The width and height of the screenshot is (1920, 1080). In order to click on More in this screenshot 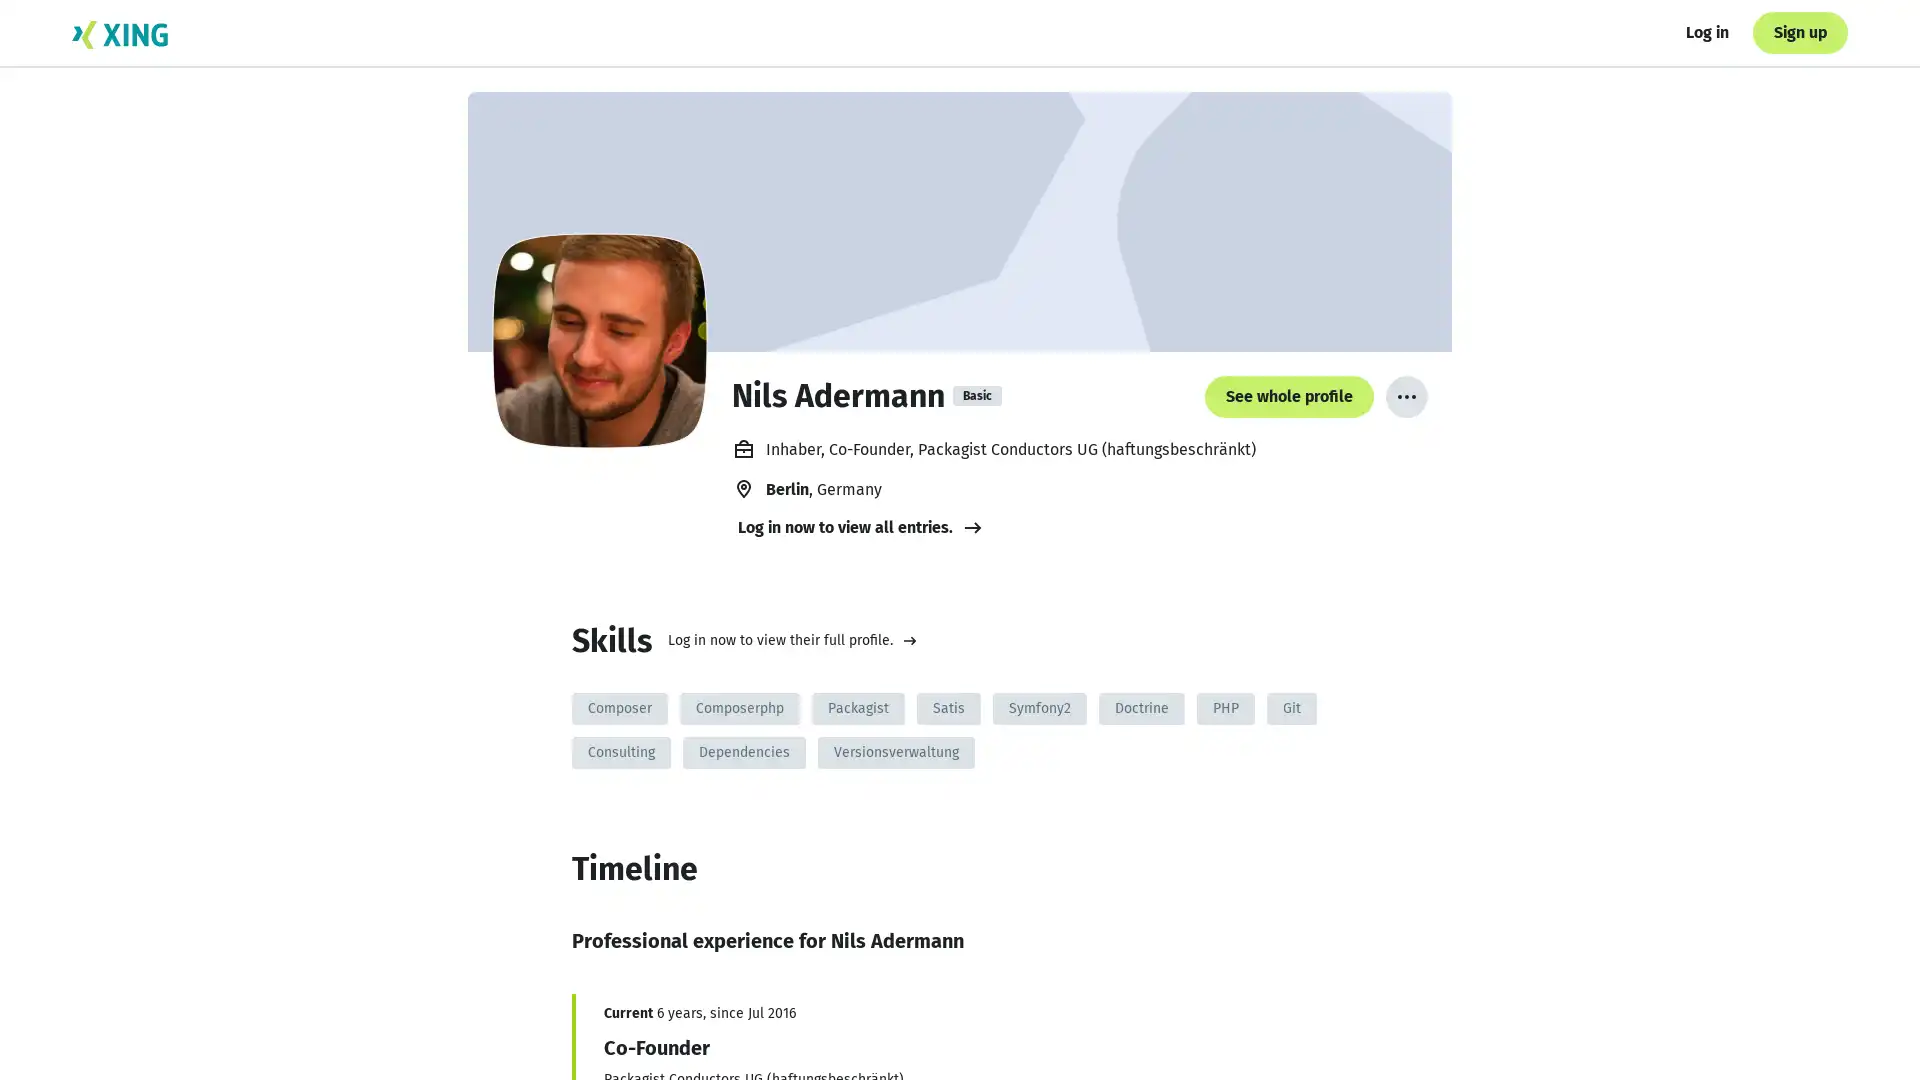, I will do `click(1405, 397)`.